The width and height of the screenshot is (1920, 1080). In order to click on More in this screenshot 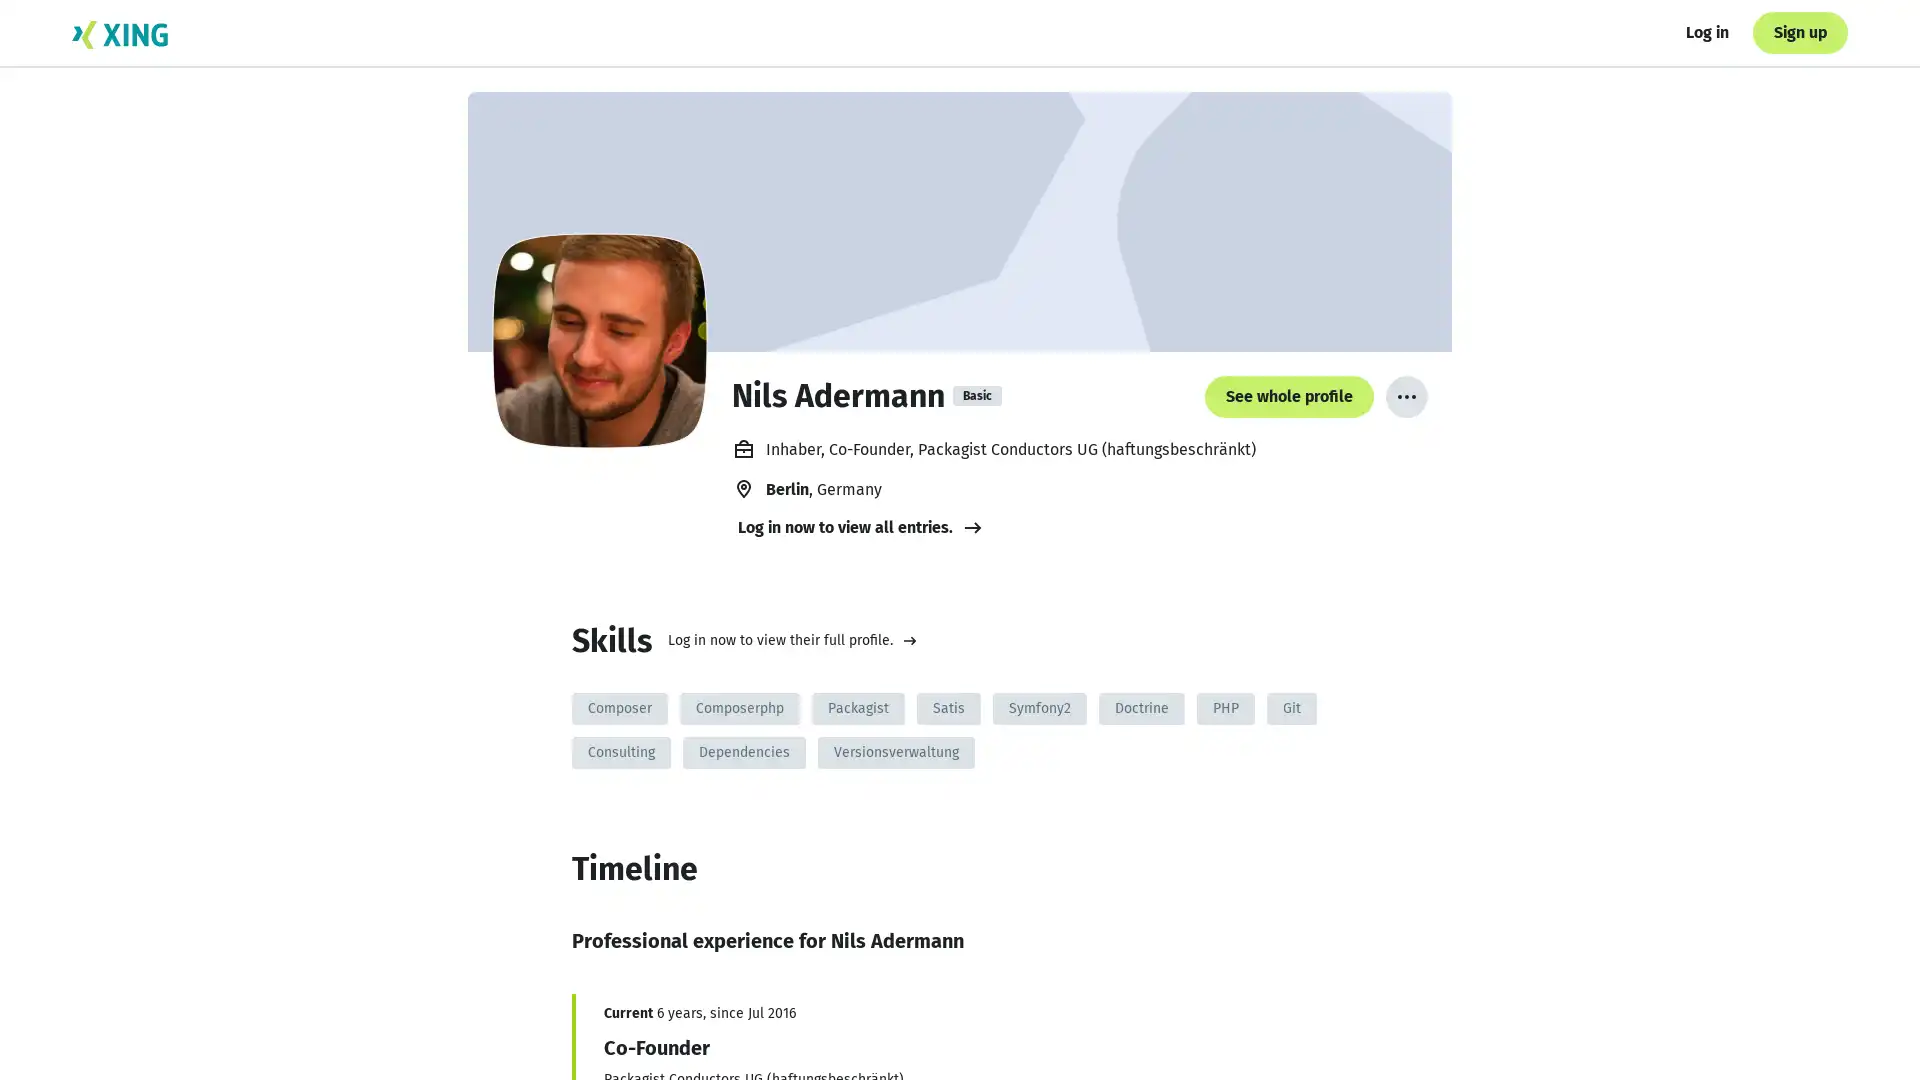, I will do `click(1405, 397)`.